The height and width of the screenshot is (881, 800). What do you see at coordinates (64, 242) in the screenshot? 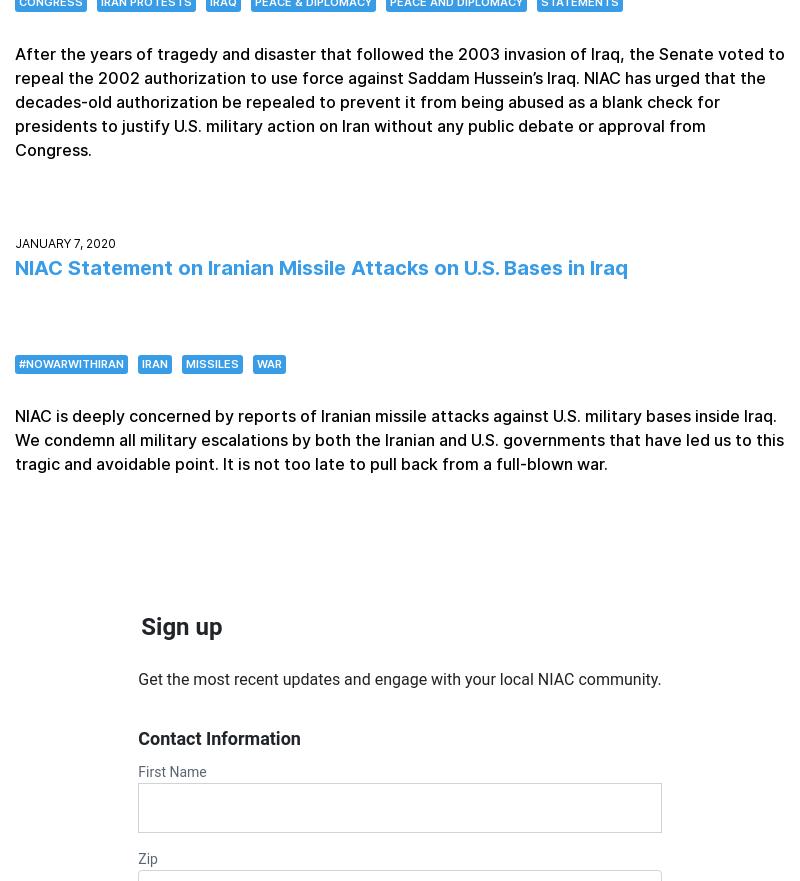
I see `'January 7, 2020'` at bounding box center [64, 242].